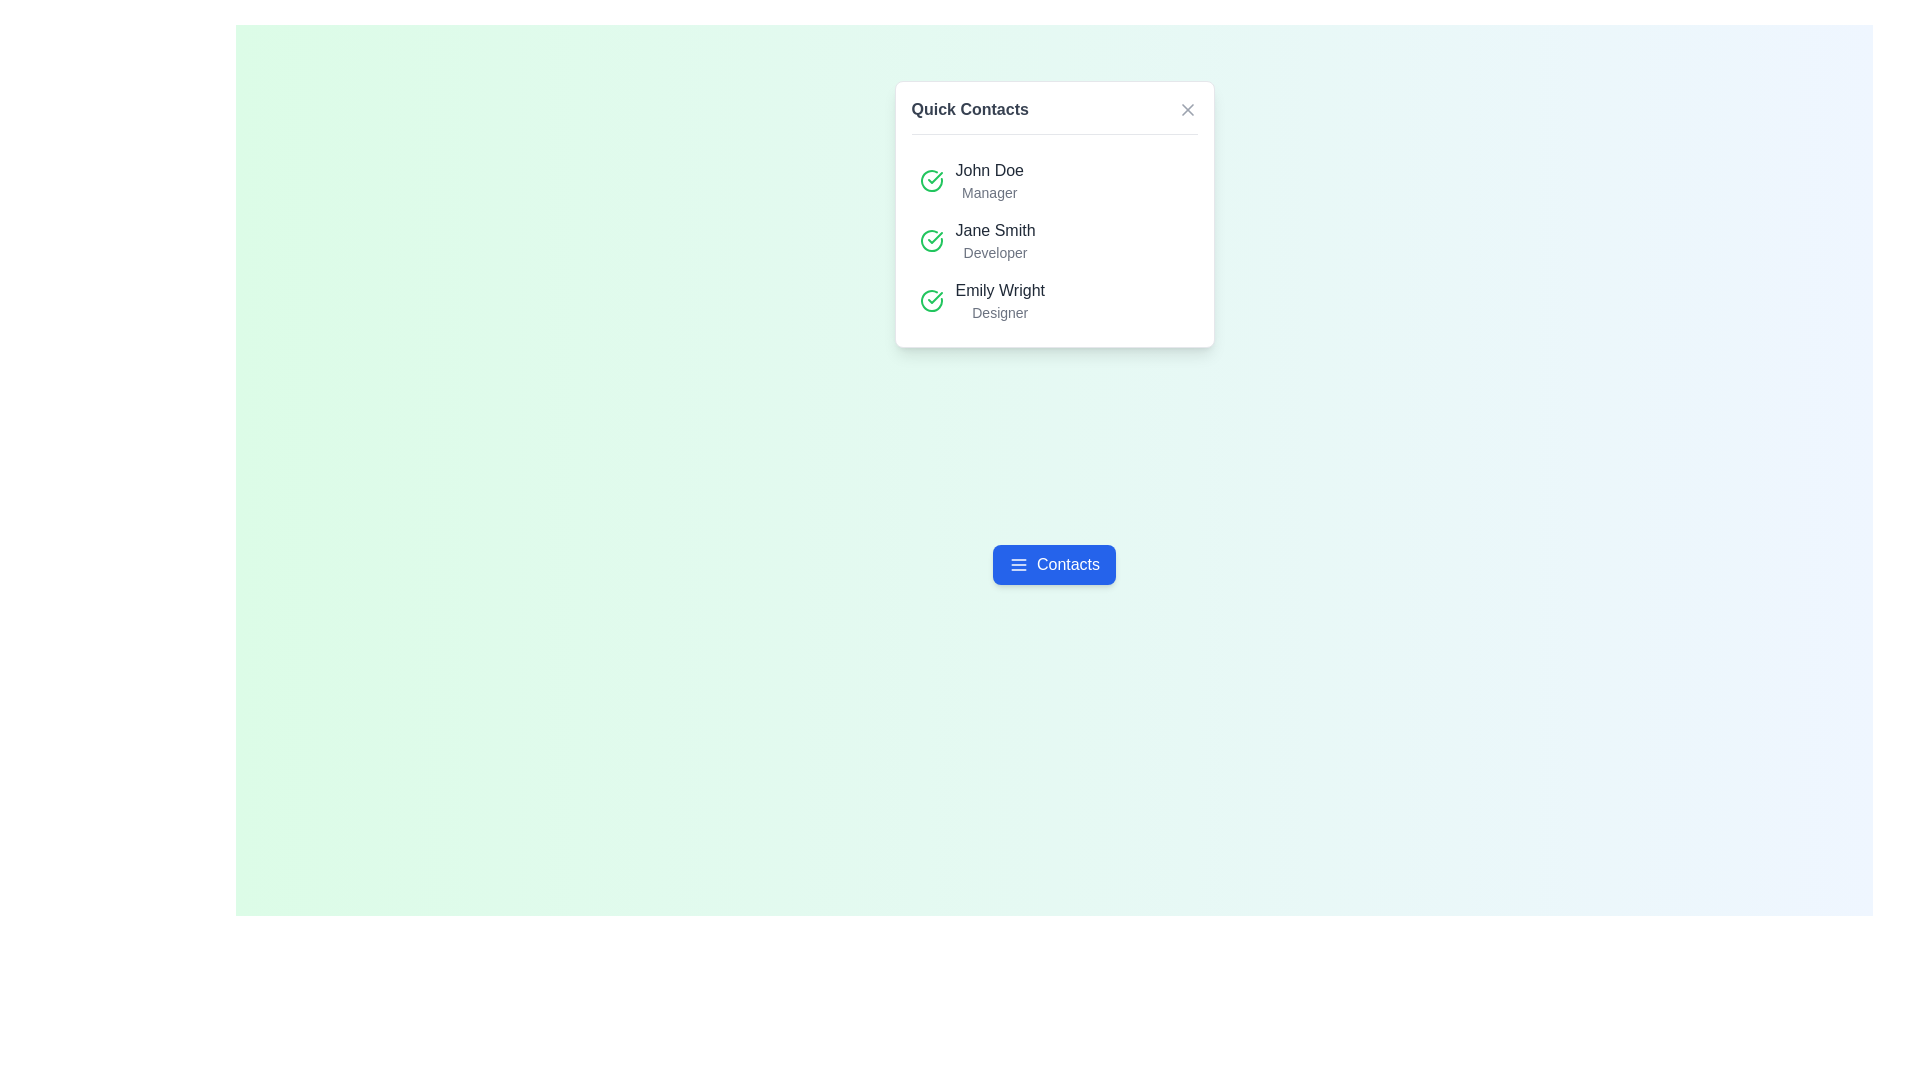  What do you see at coordinates (1000, 300) in the screenshot?
I see `information displayed in the text block that shows the name and title of a contact, which is the third item in the 'Quick Contacts' card` at bounding box center [1000, 300].